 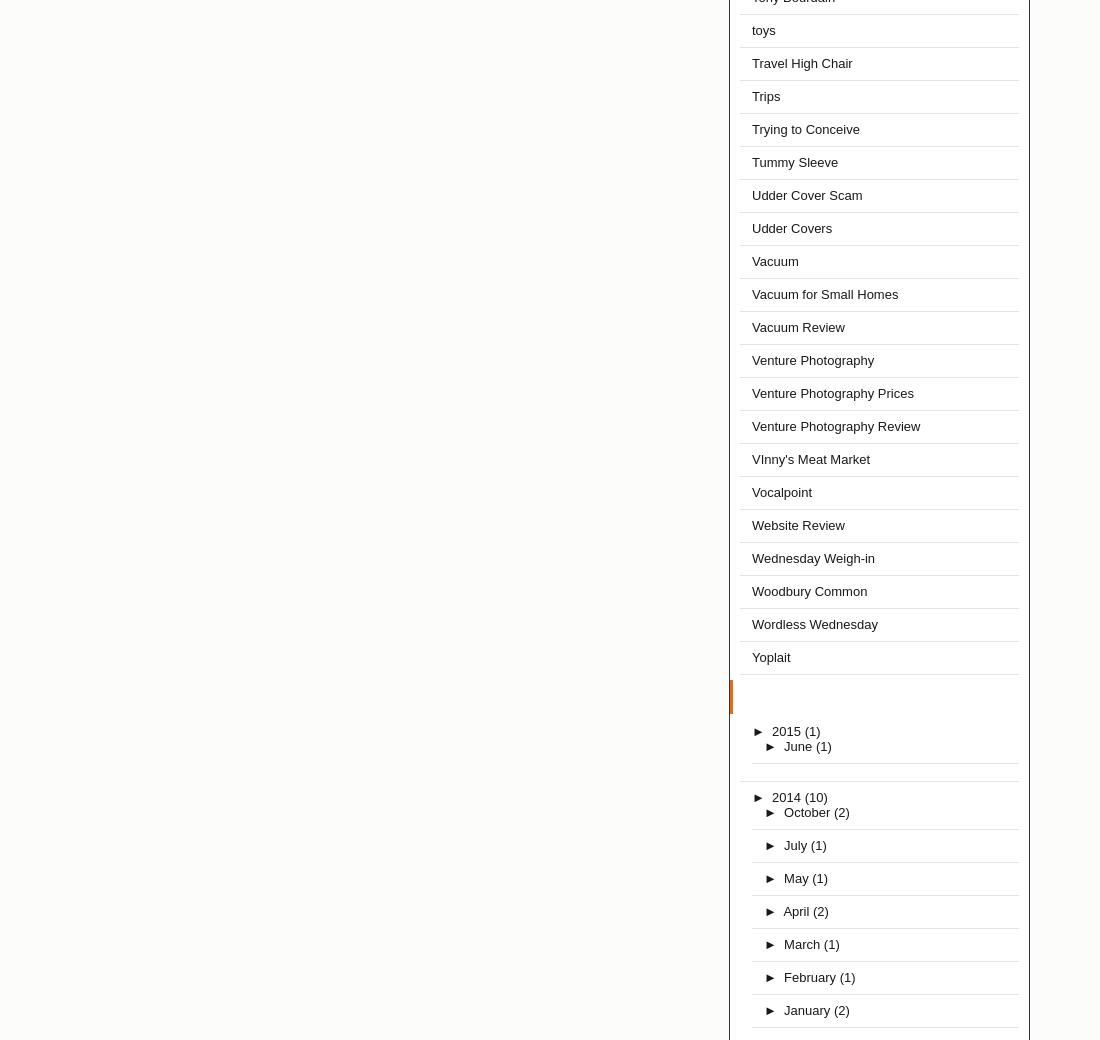 I want to click on 'toys', so click(x=763, y=29).